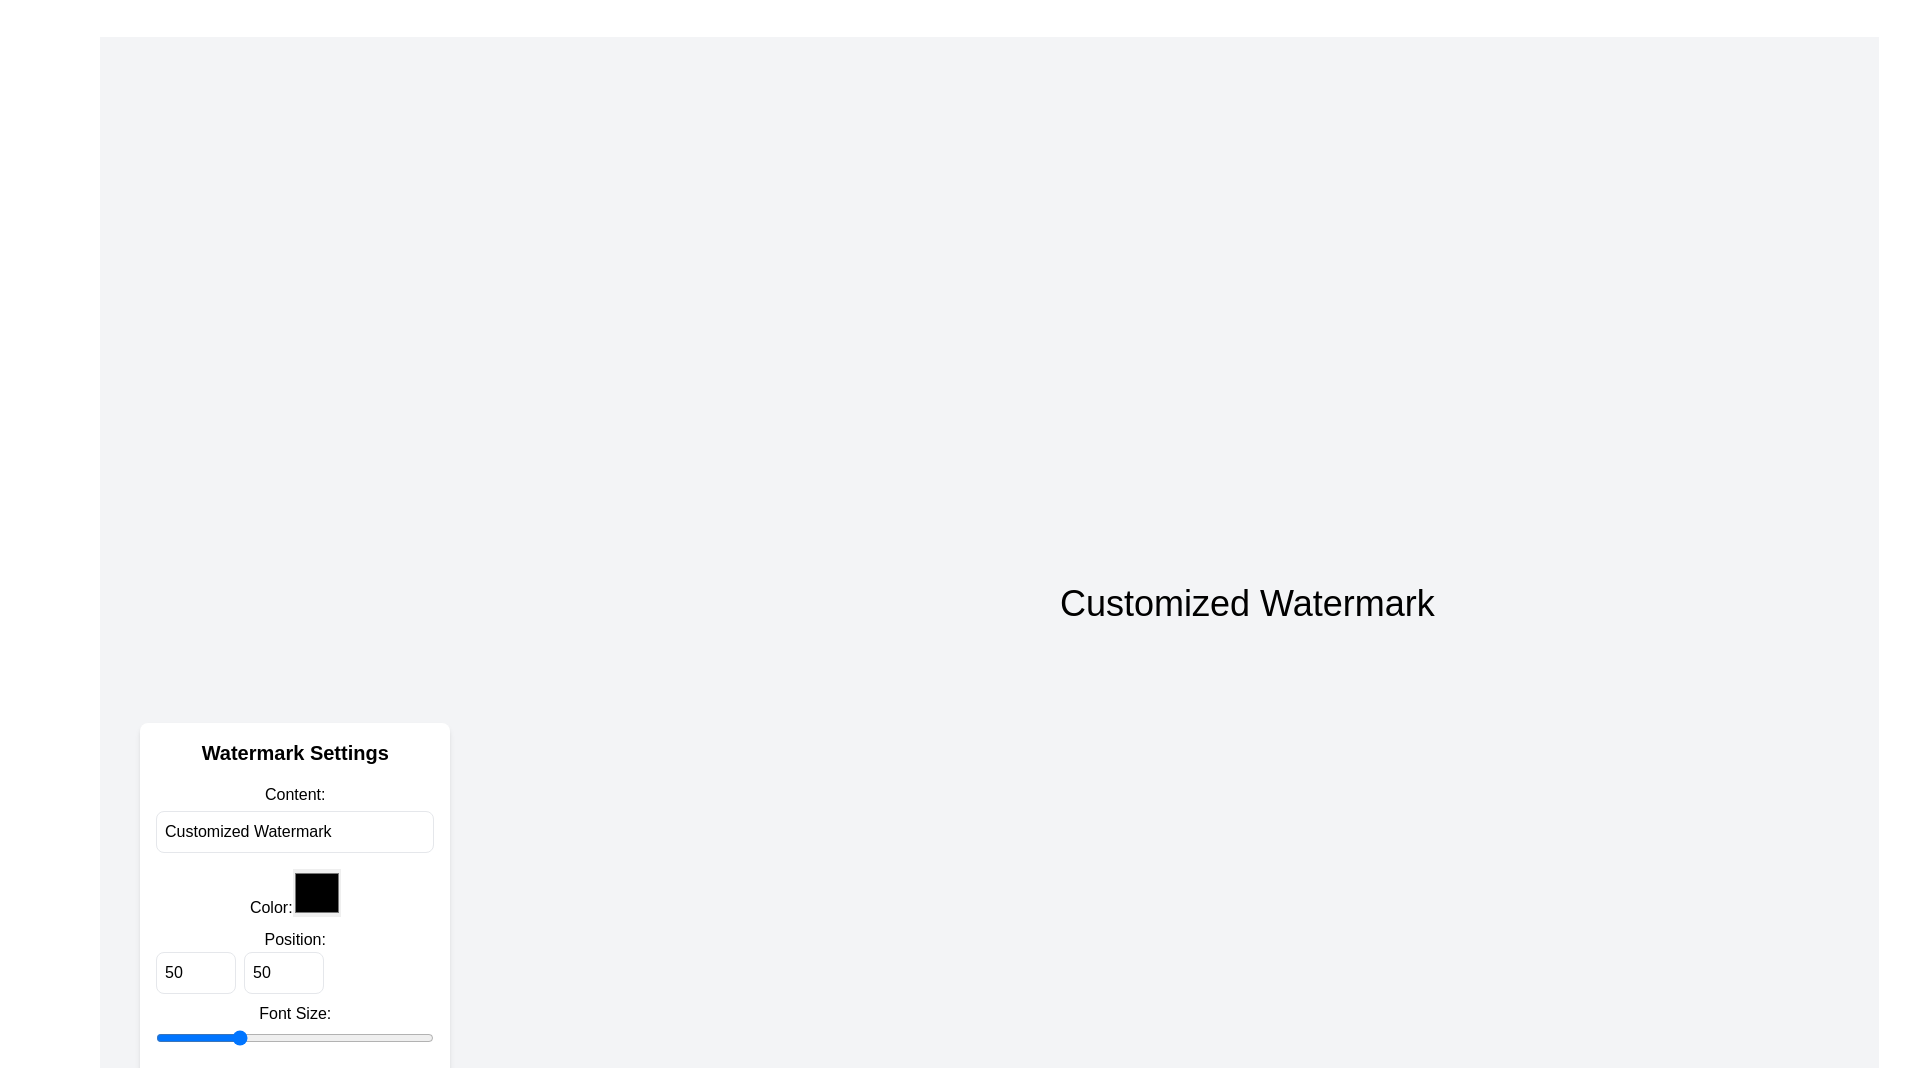 Image resolution: width=1920 pixels, height=1080 pixels. Describe the element at coordinates (282, 971) in the screenshot. I see `the second numeric input field` at that location.